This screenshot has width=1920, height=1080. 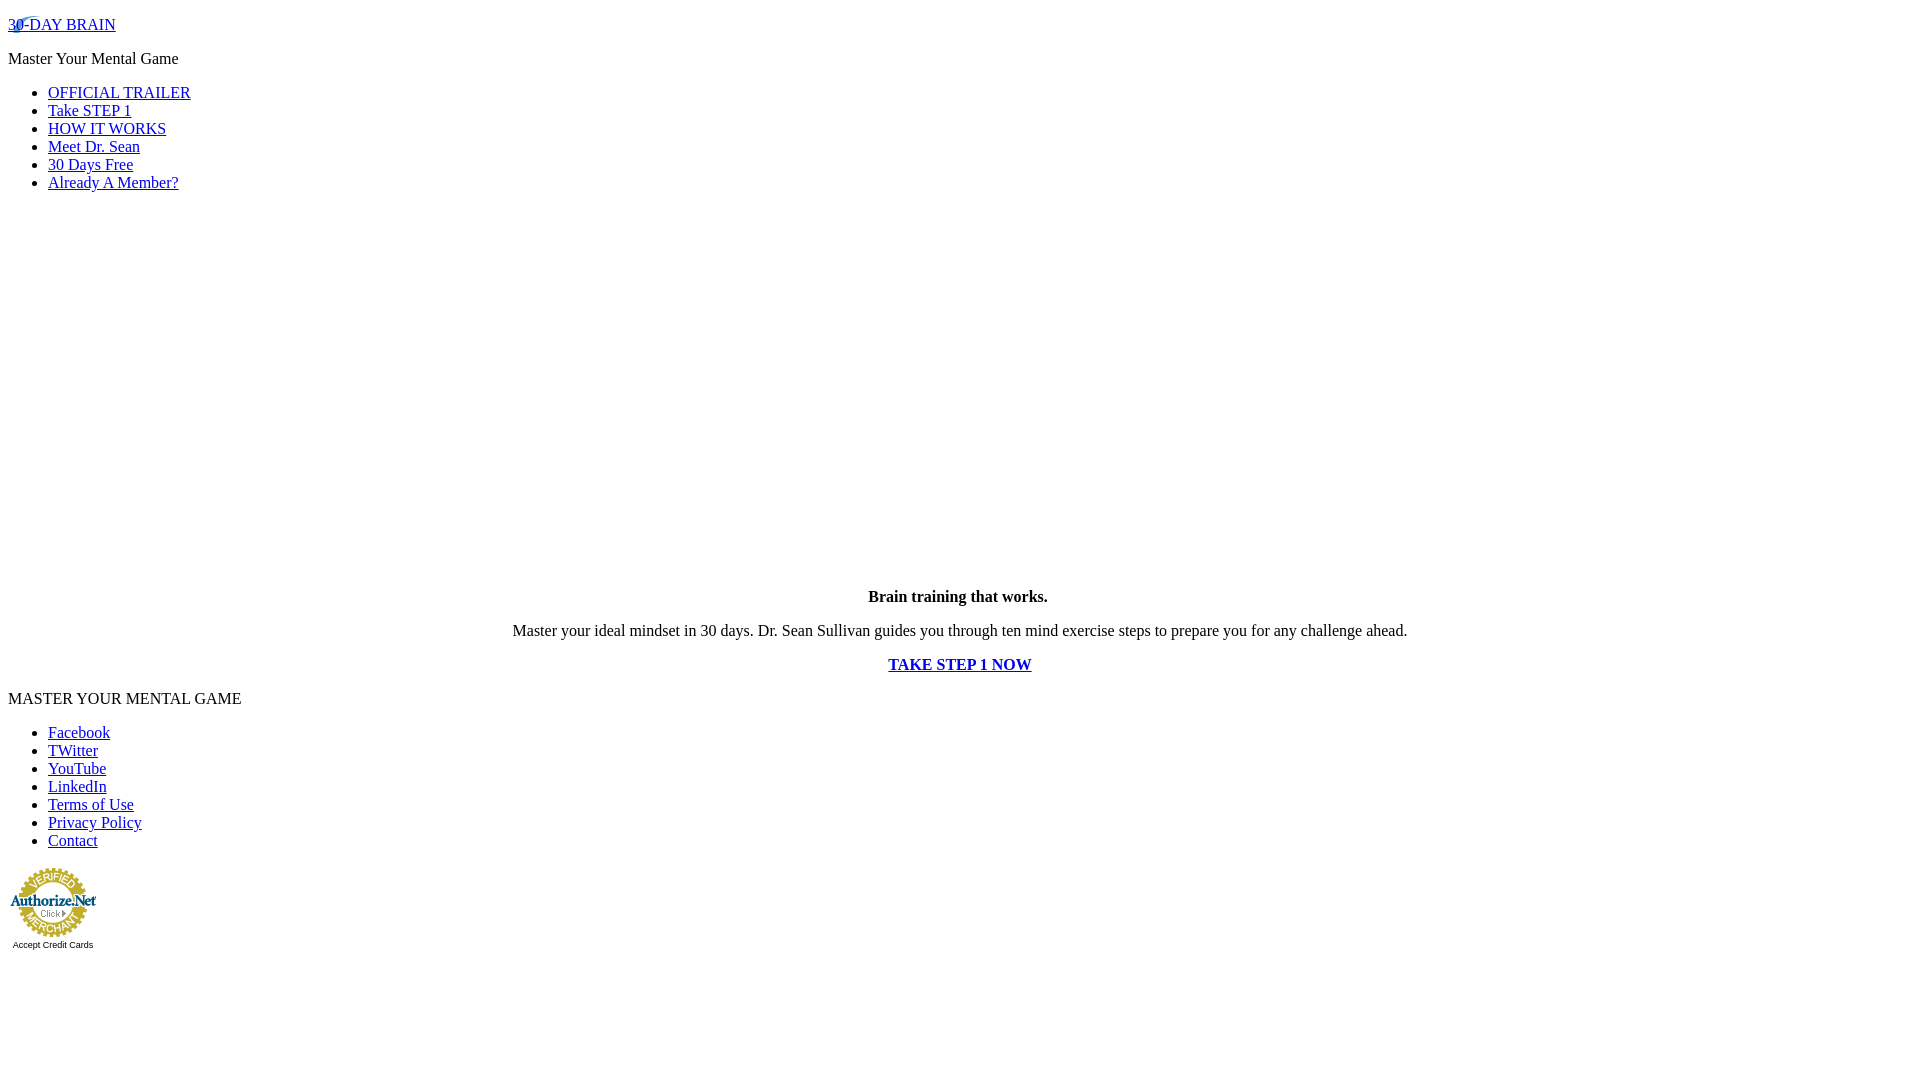 I want to click on 'Contact', so click(x=48, y=840).